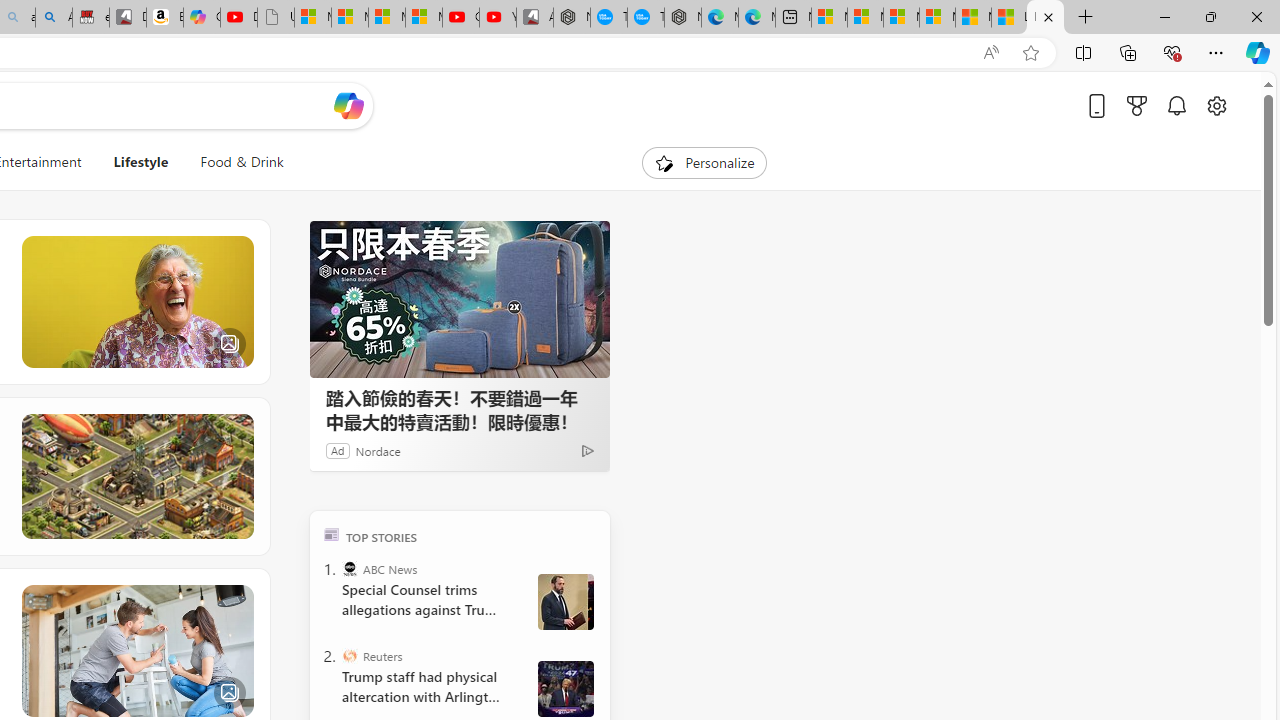 The width and height of the screenshot is (1280, 720). I want to click on 'Microsoft account | Privacy', so click(936, 17).